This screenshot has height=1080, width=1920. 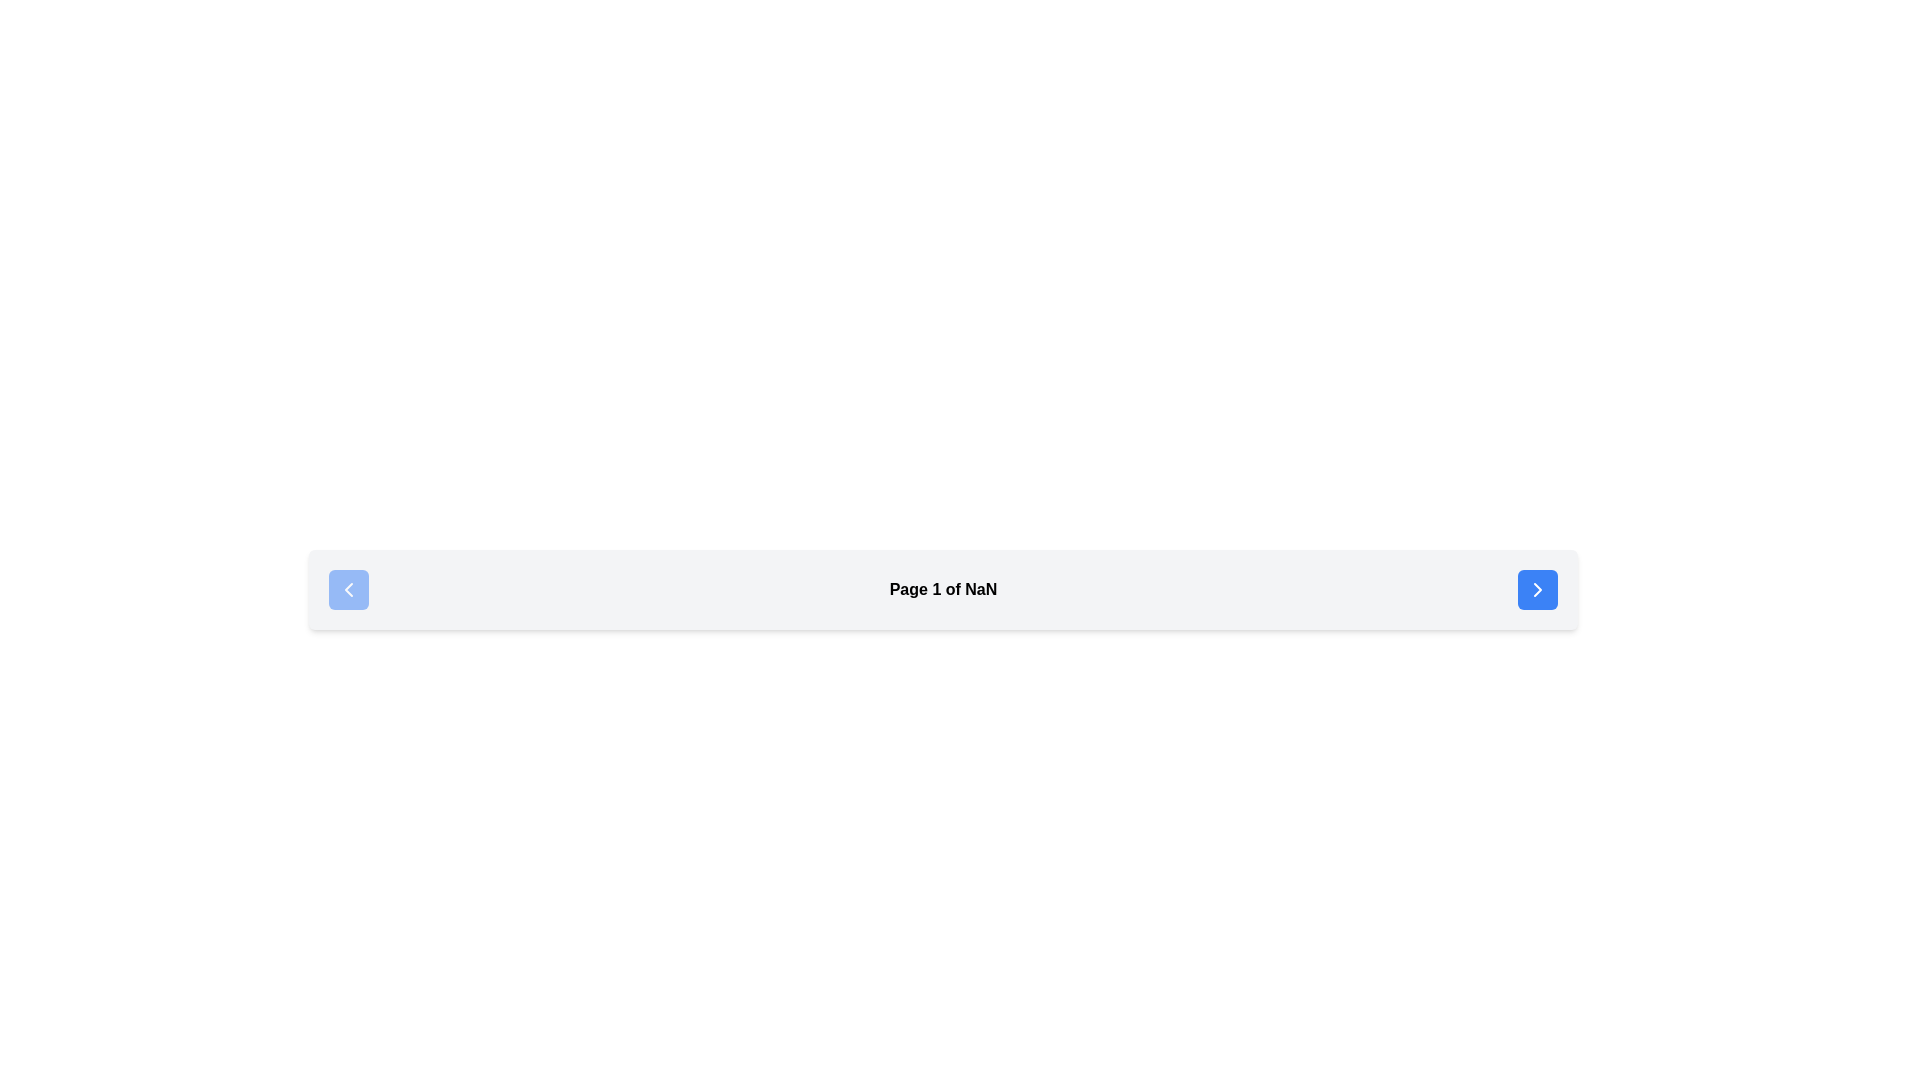 What do you see at coordinates (1536, 589) in the screenshot?
I see `the chevron arrow icon located within the blue circular button at the far right end of the navigation bar` at bounding box center [1536, 589].